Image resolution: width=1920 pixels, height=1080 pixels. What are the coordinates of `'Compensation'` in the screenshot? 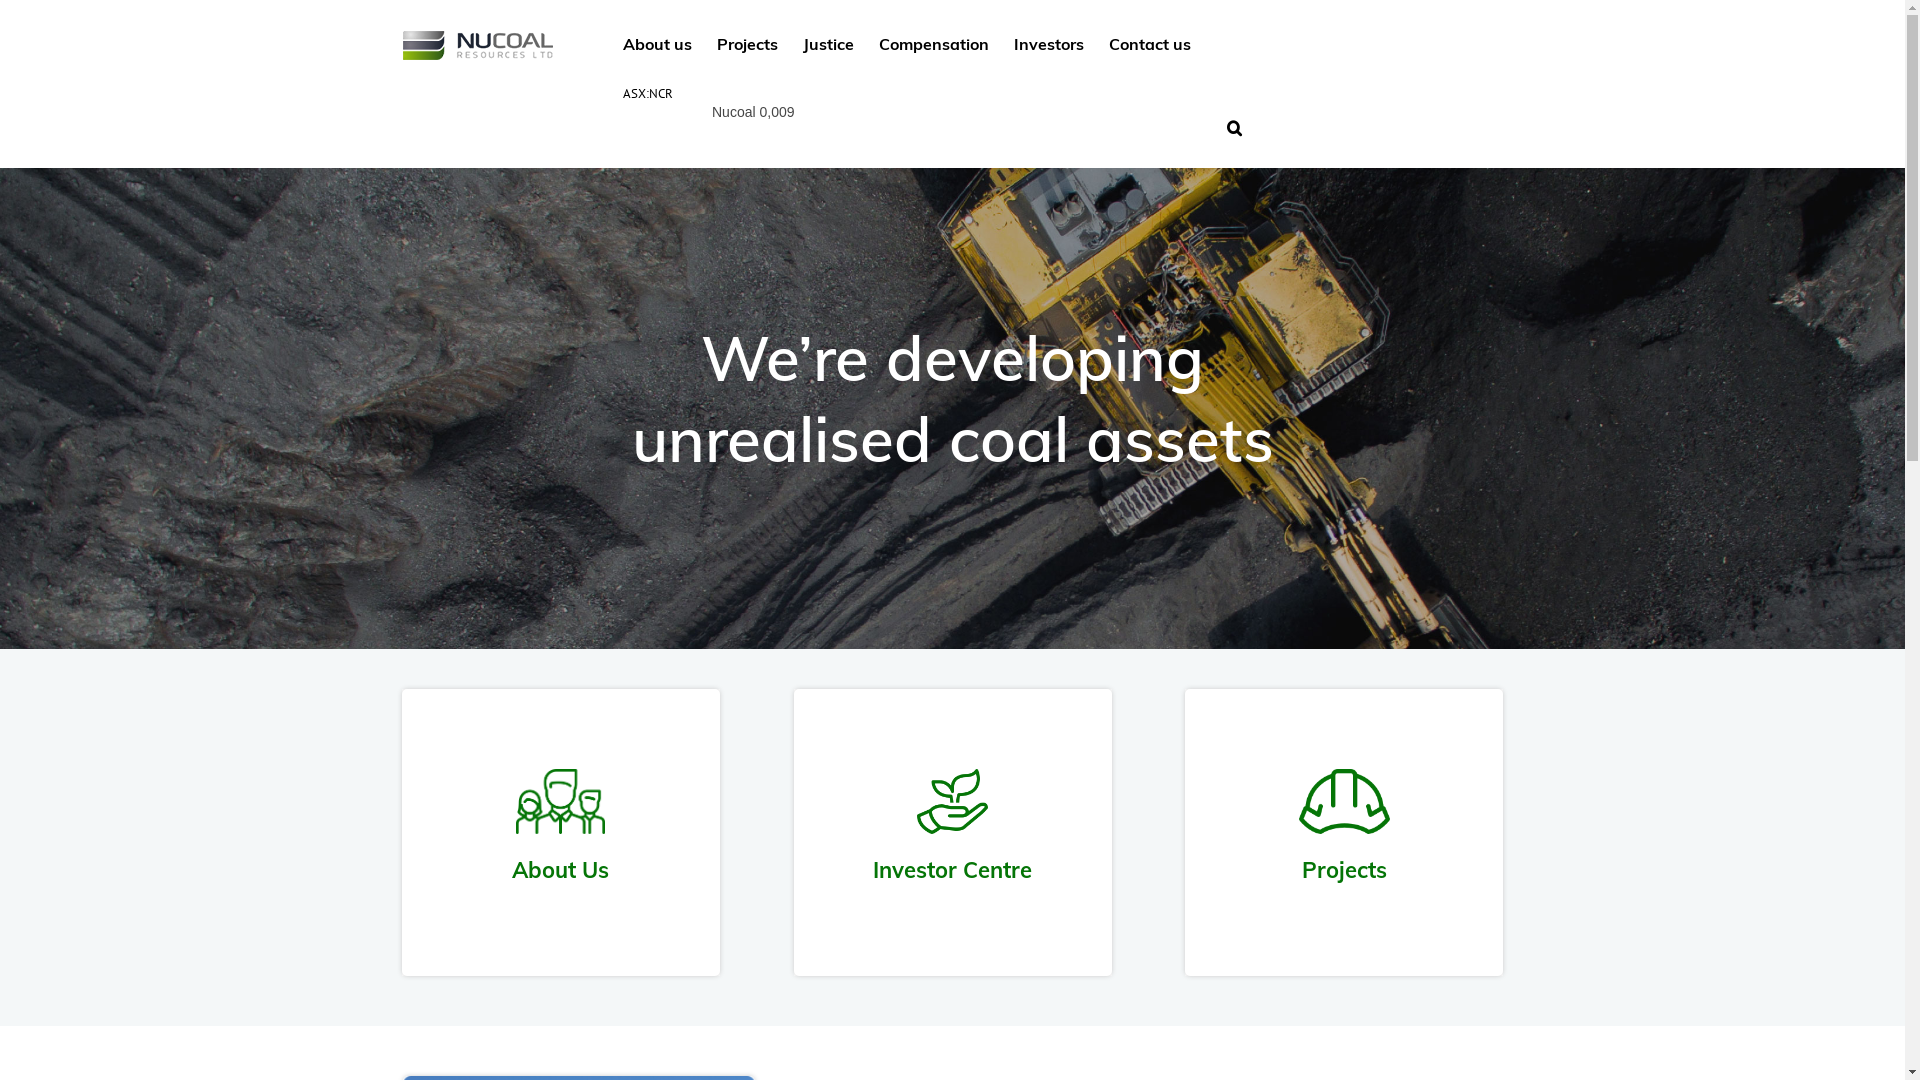 It's located at (931, 42).